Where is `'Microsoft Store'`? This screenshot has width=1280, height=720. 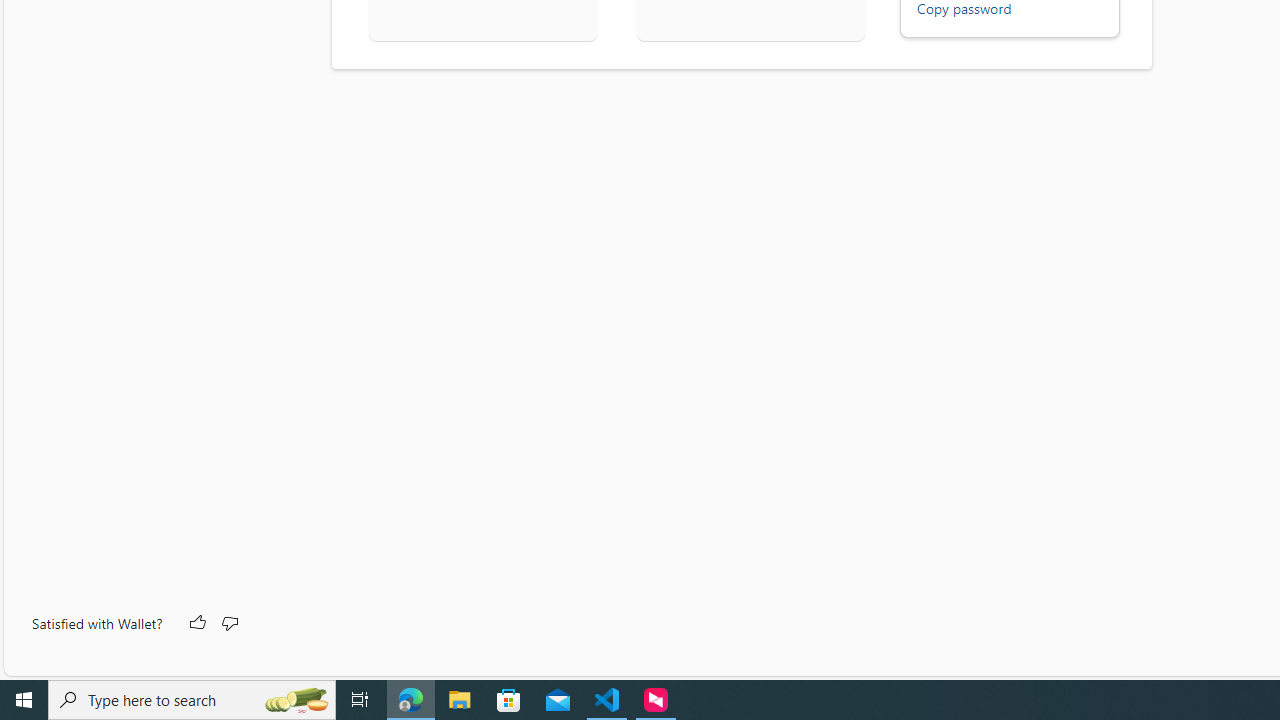 'Microsoft Store' is located at coordinates (509, 698).